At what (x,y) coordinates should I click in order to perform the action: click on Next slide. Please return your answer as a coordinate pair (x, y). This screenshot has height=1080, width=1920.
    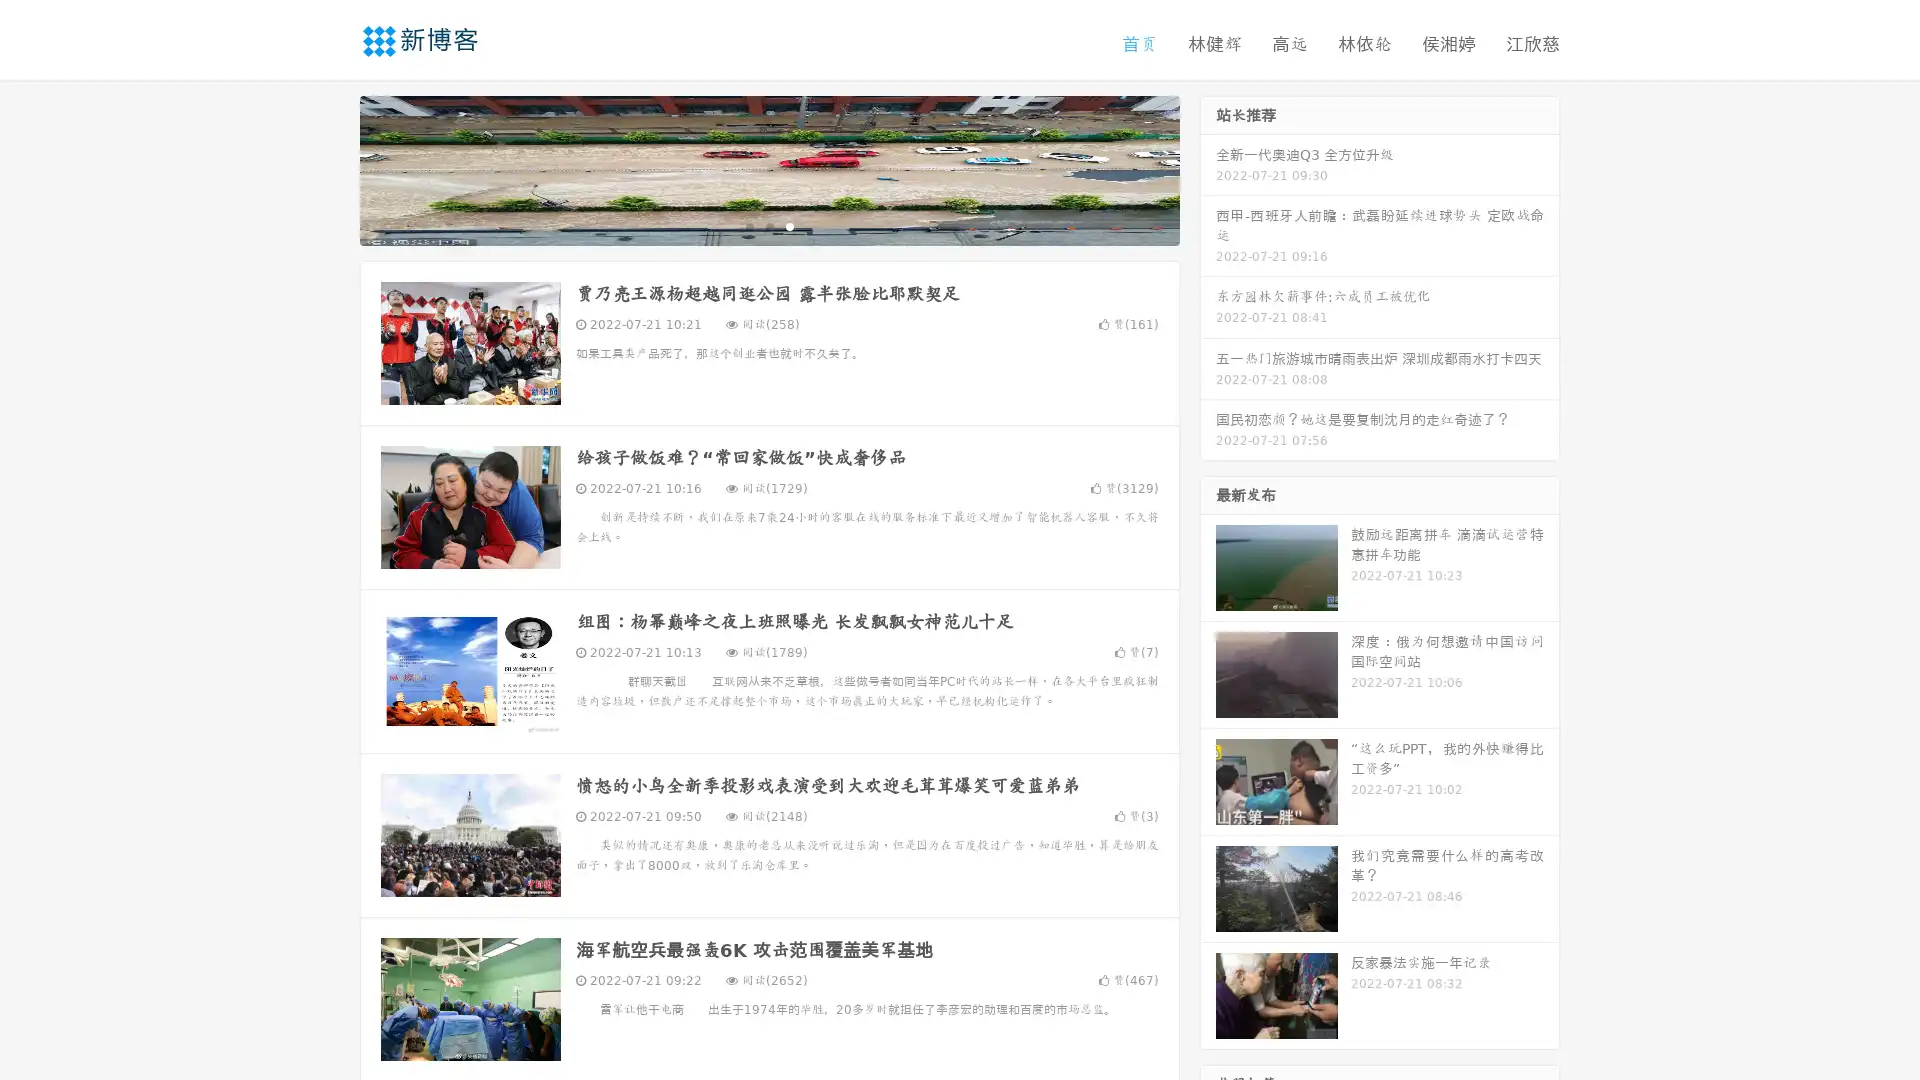
    Looking at the image, I should click on (1208, 168).